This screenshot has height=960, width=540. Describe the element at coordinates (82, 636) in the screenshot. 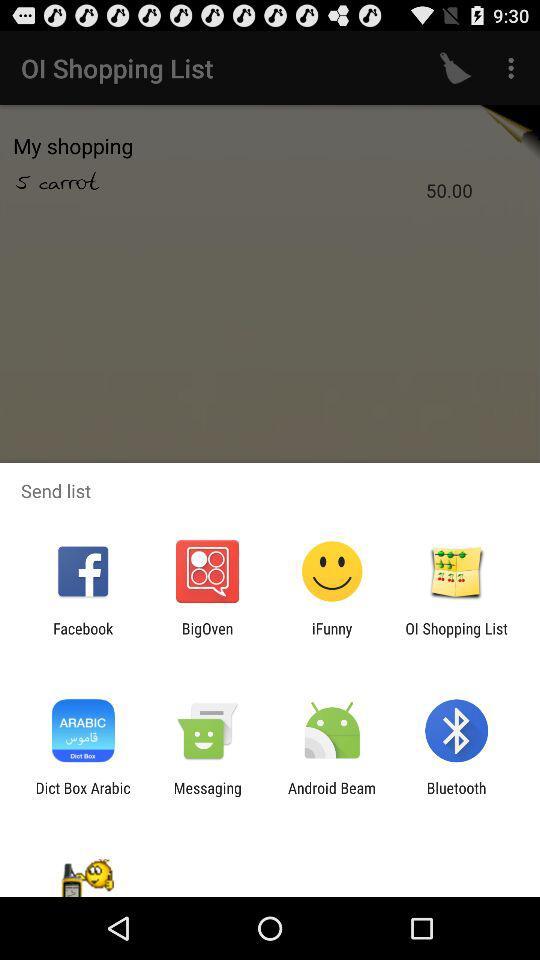

I see `app to the left of bigoven item` at that location.